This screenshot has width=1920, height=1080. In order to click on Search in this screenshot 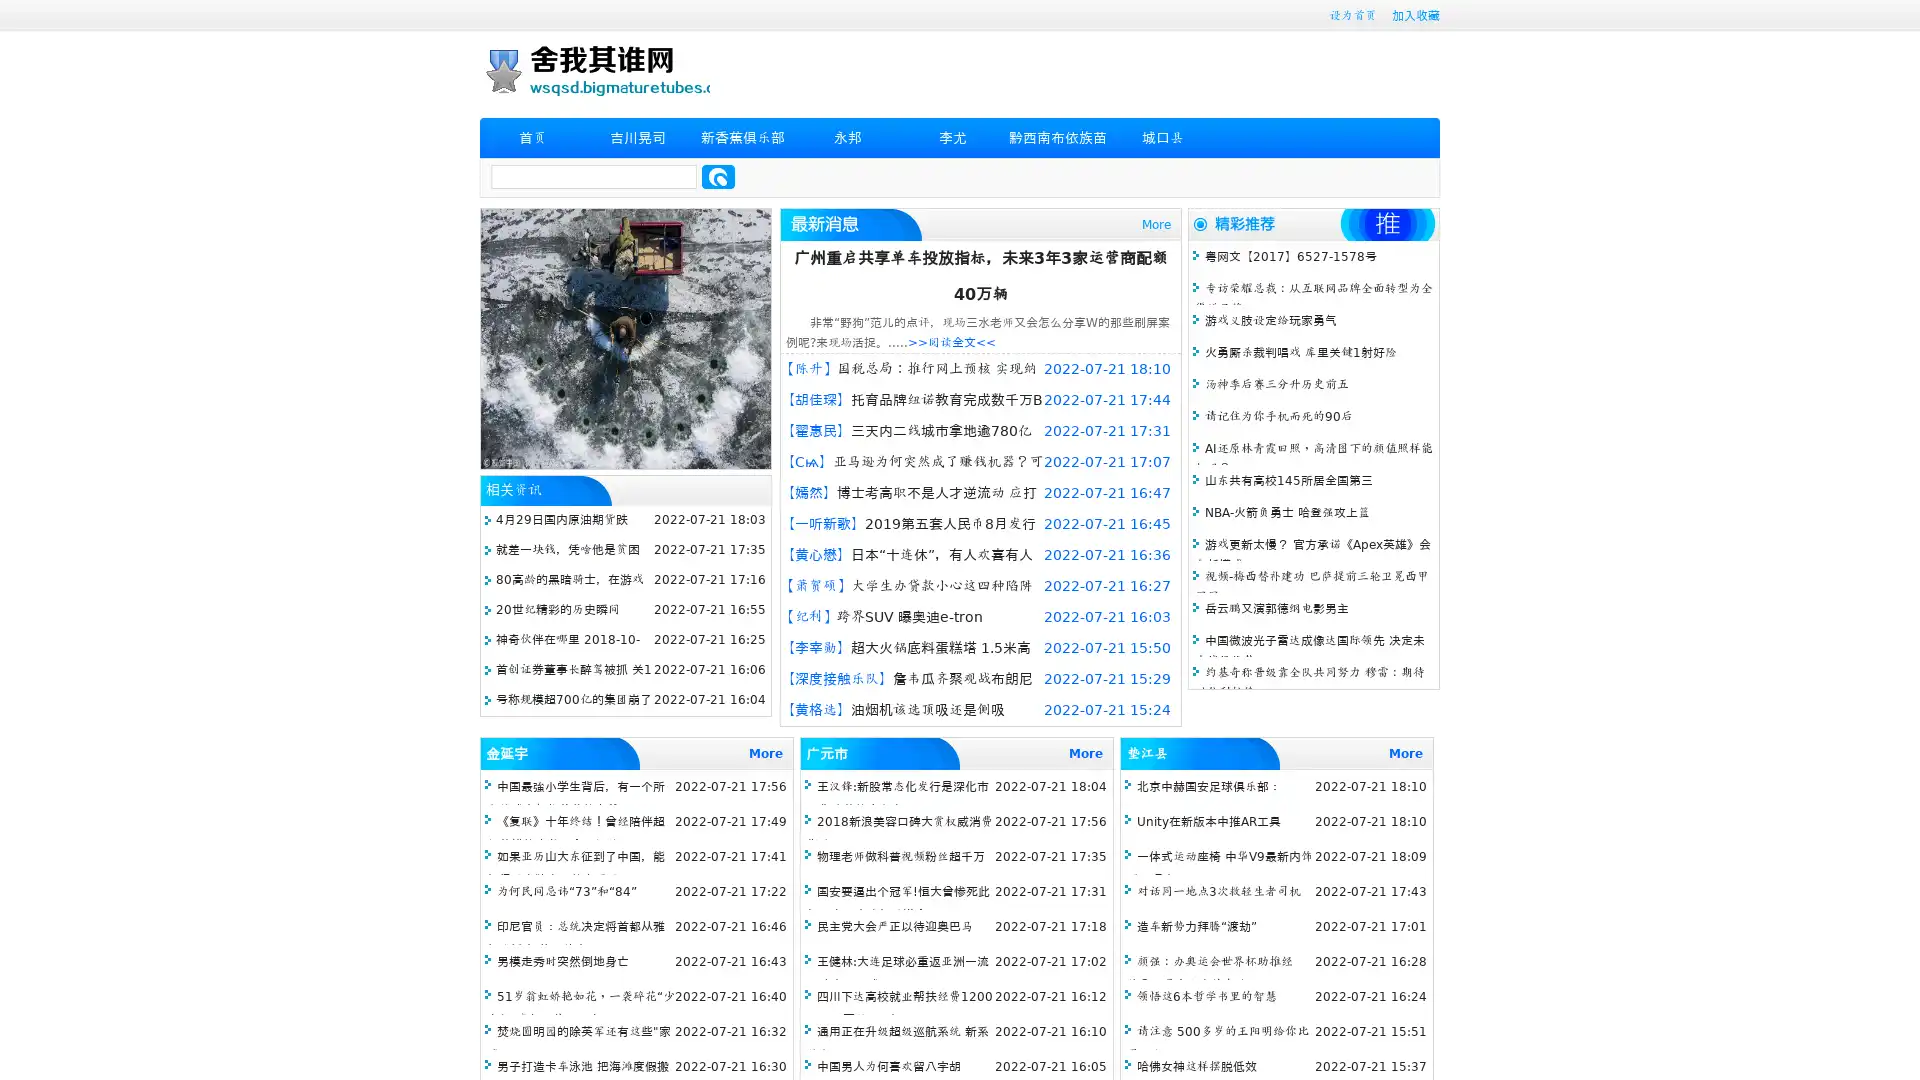, I will do `click(718, 176)`.